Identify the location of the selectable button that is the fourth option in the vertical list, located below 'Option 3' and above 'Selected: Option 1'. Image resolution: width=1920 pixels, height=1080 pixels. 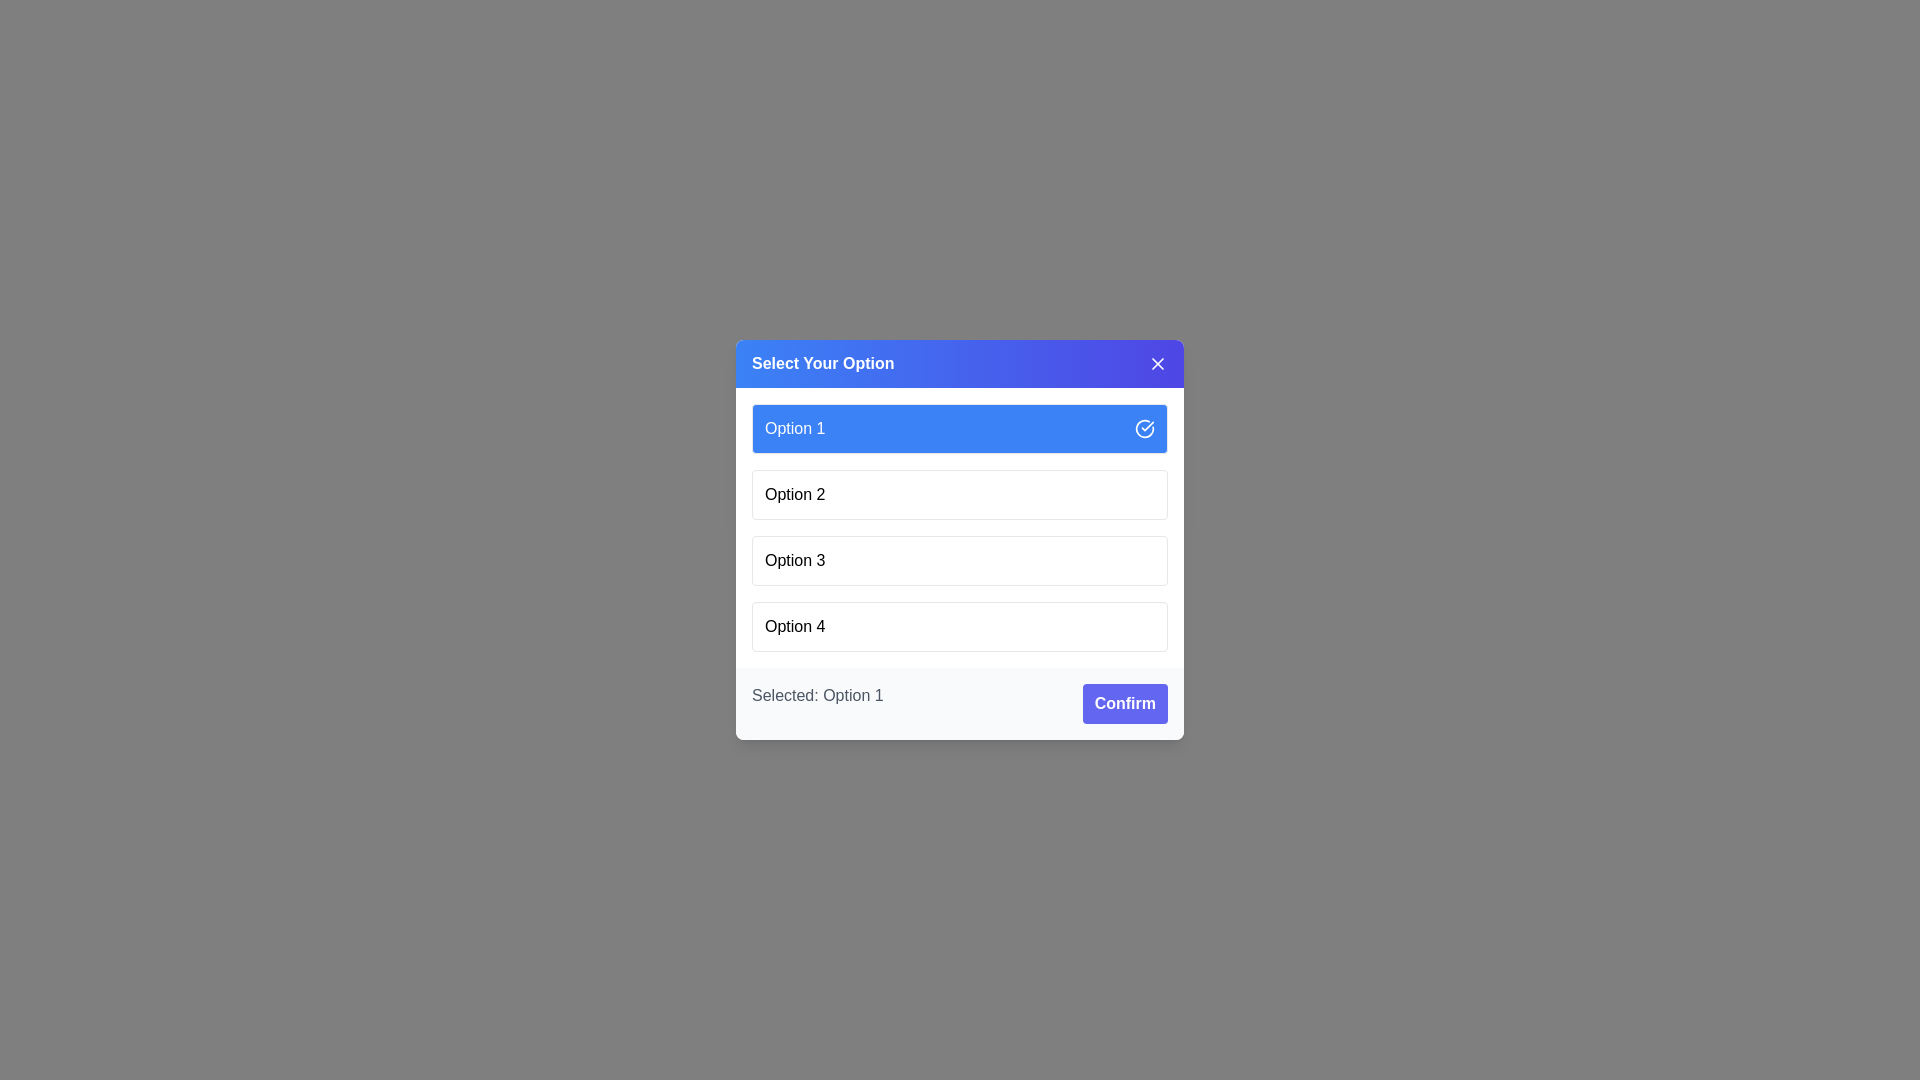
(960, 626).